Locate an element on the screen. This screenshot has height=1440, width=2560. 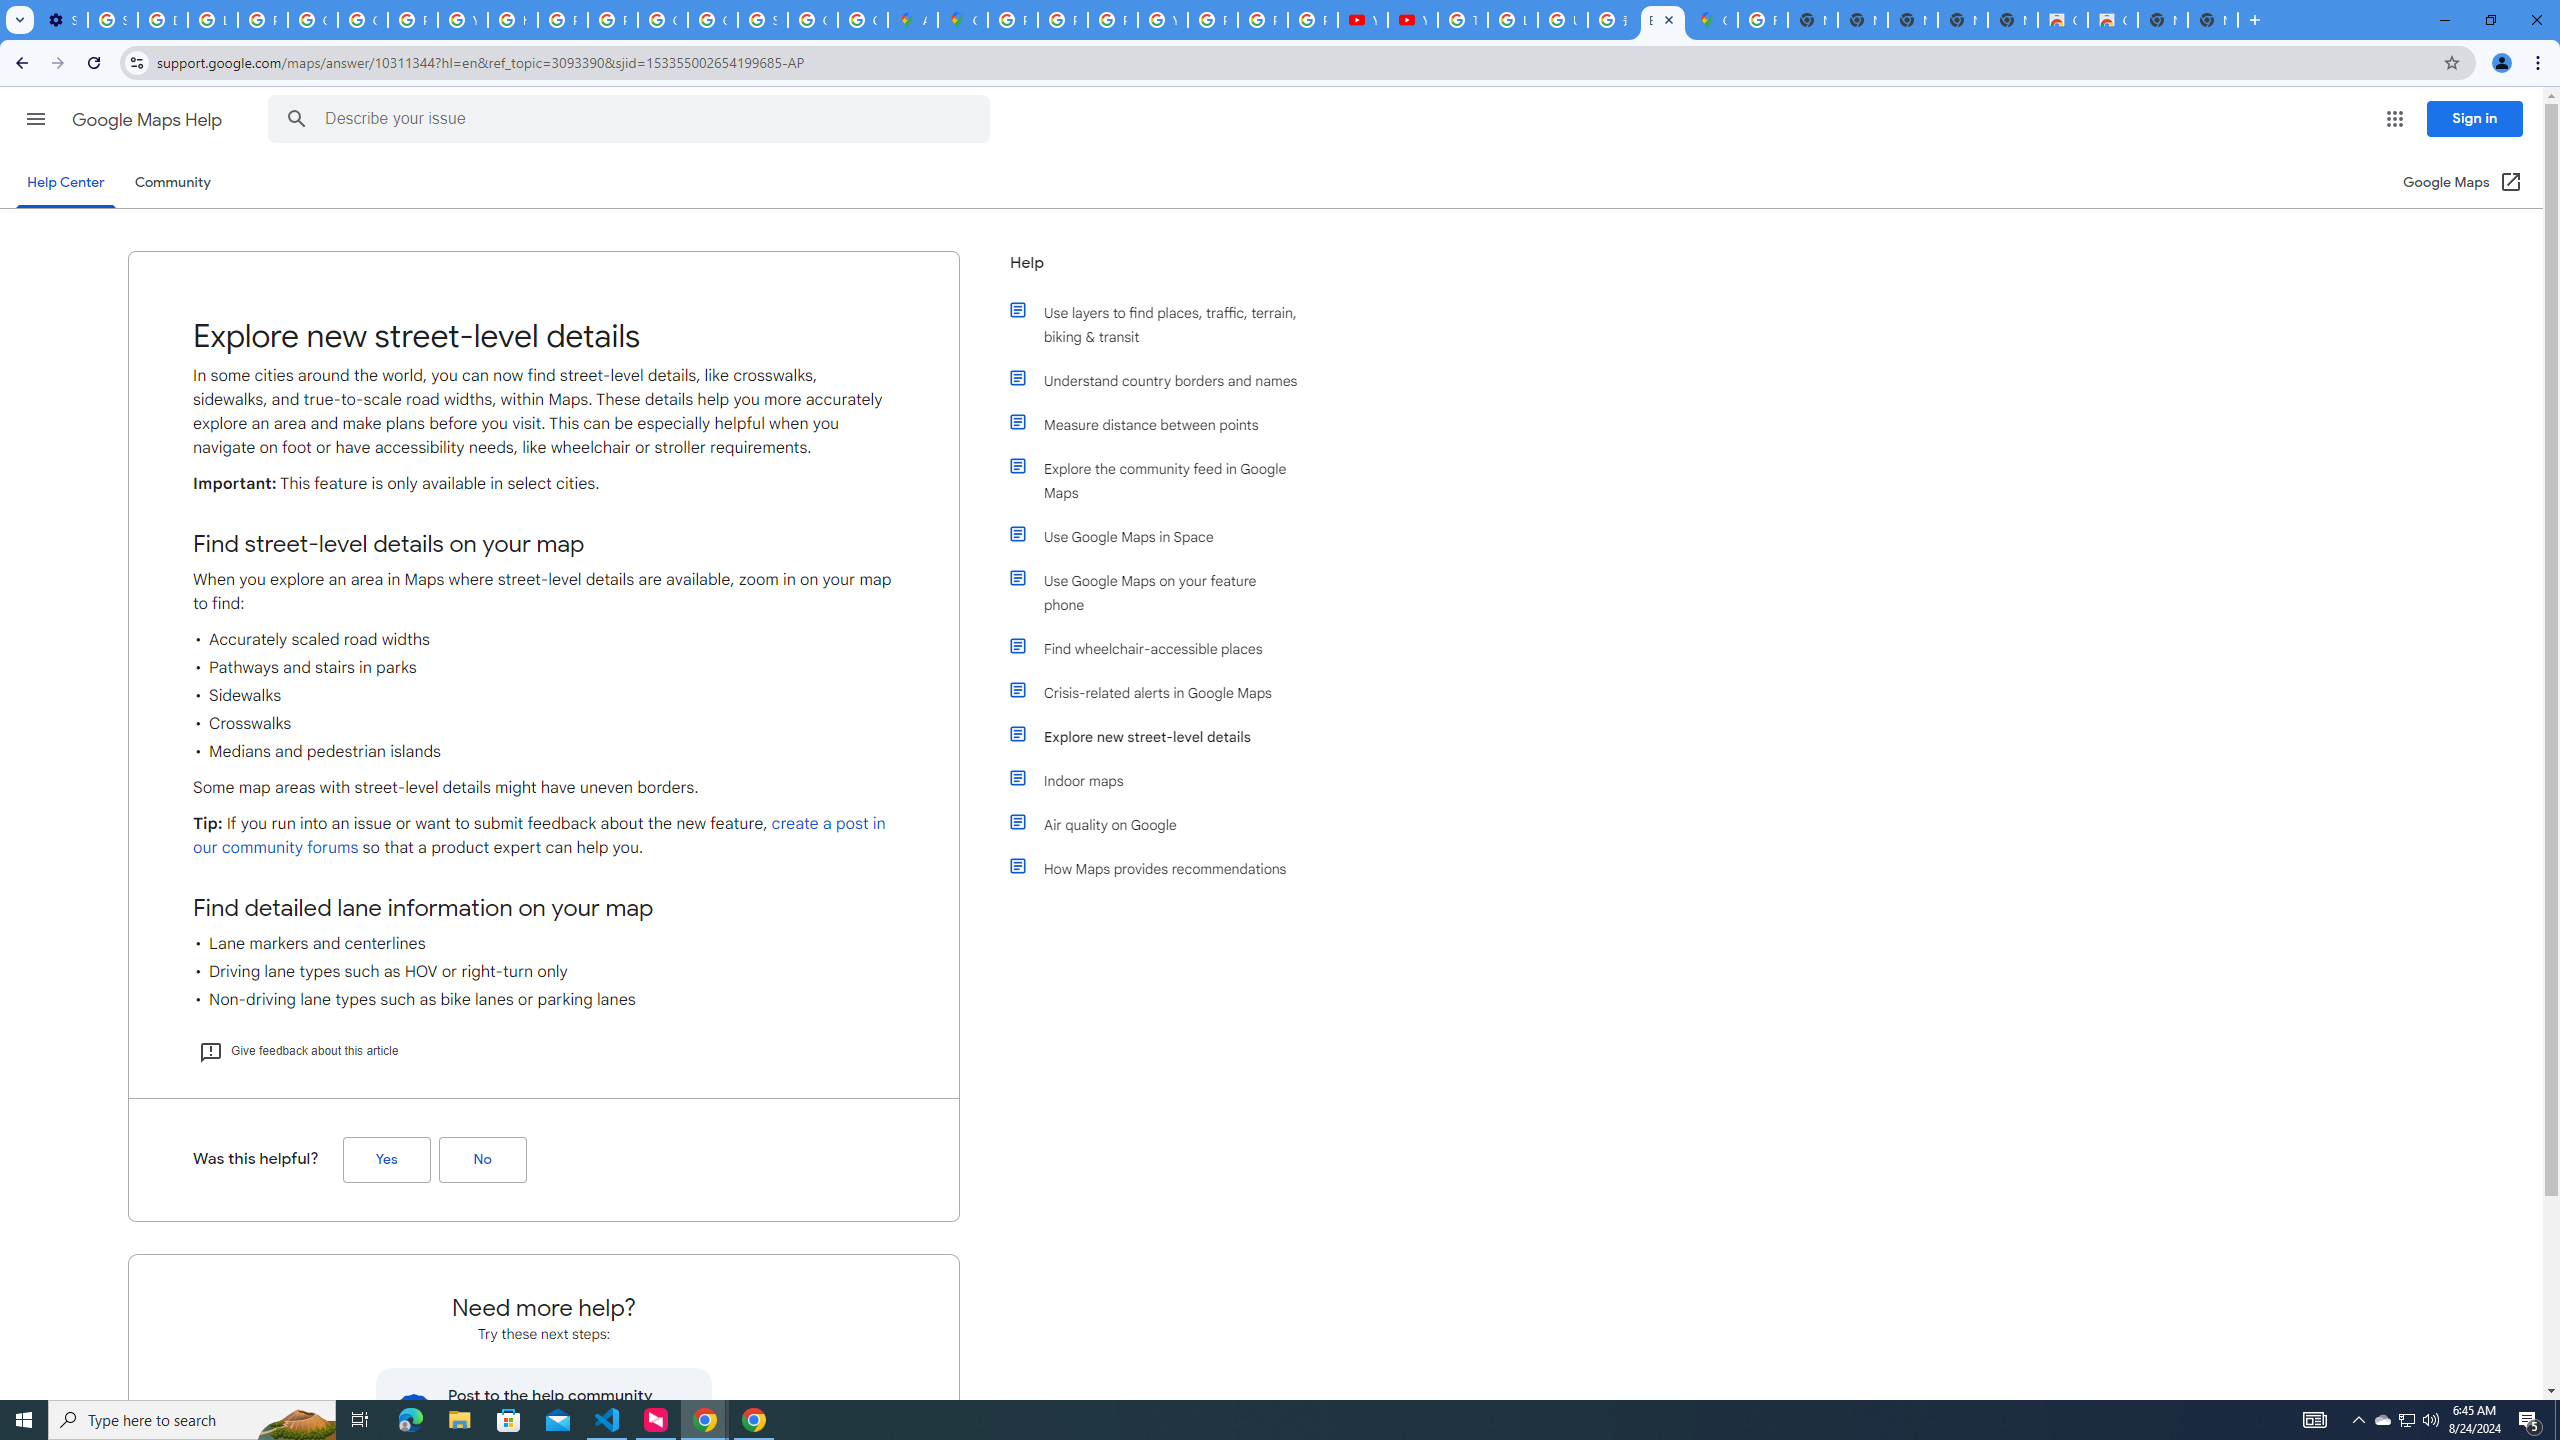
'Search Help Center' is located at coordinates (295, 118).